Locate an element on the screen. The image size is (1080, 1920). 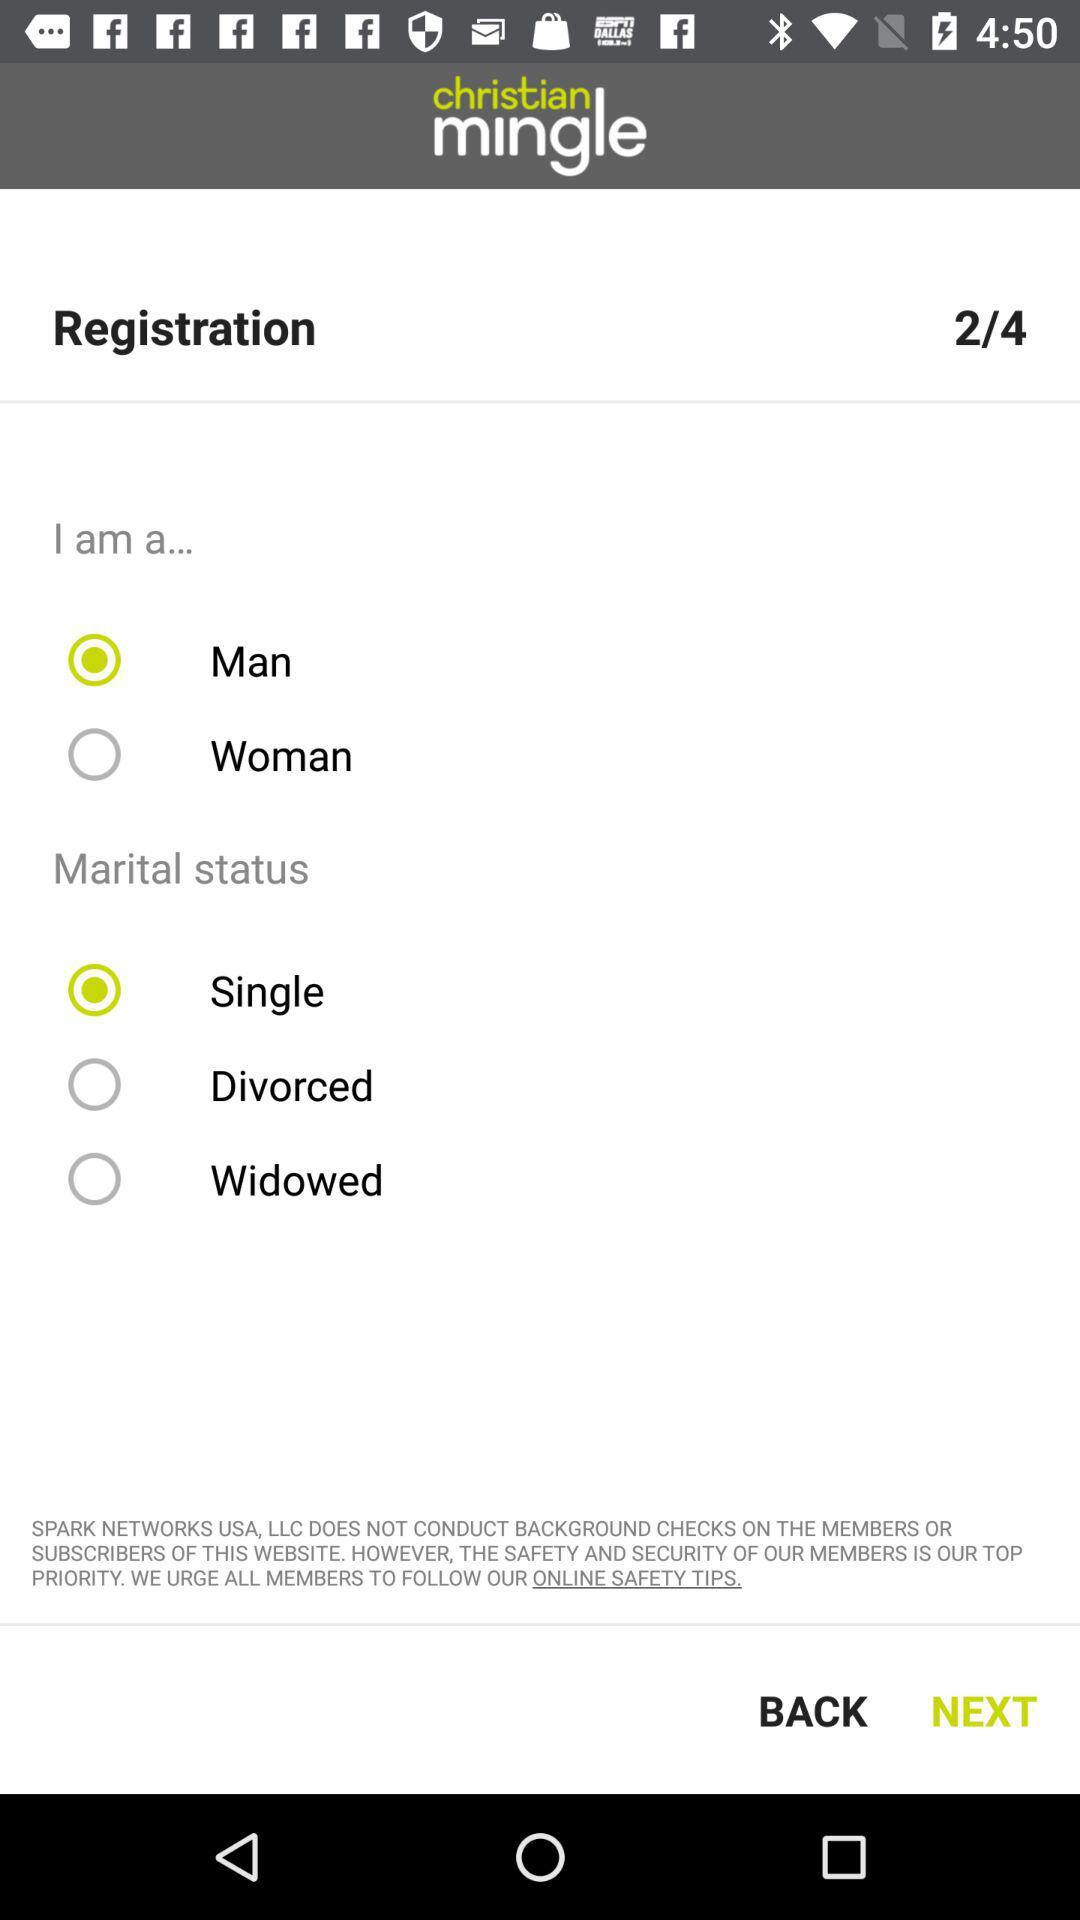
icon to the right of the back icon is located at coordinates (988, 1708).